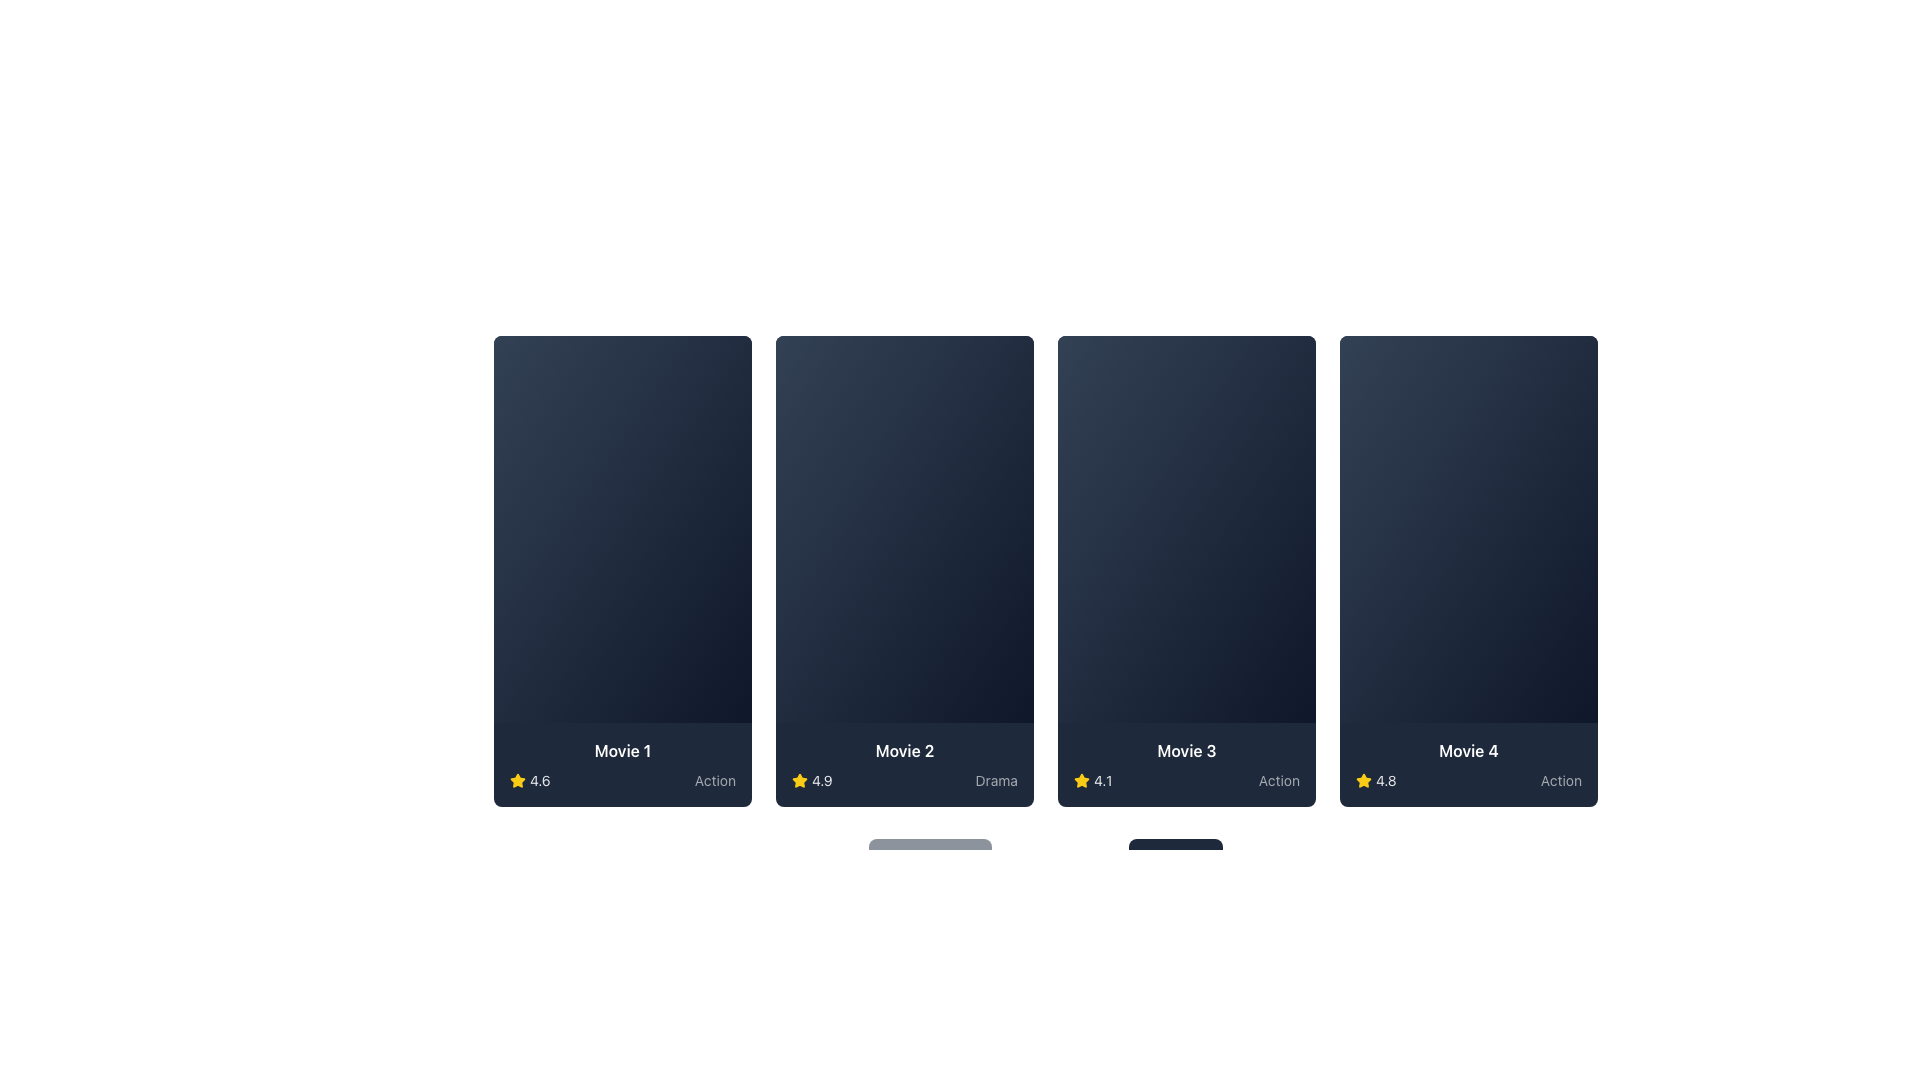  What do you see at coordinates (822, 779) in the screenshot?
I see `the static text label displaying the rating value for the second movie card in the grid layout, which is located to the right of the yellow star icon` at bounding box center [822, 779].